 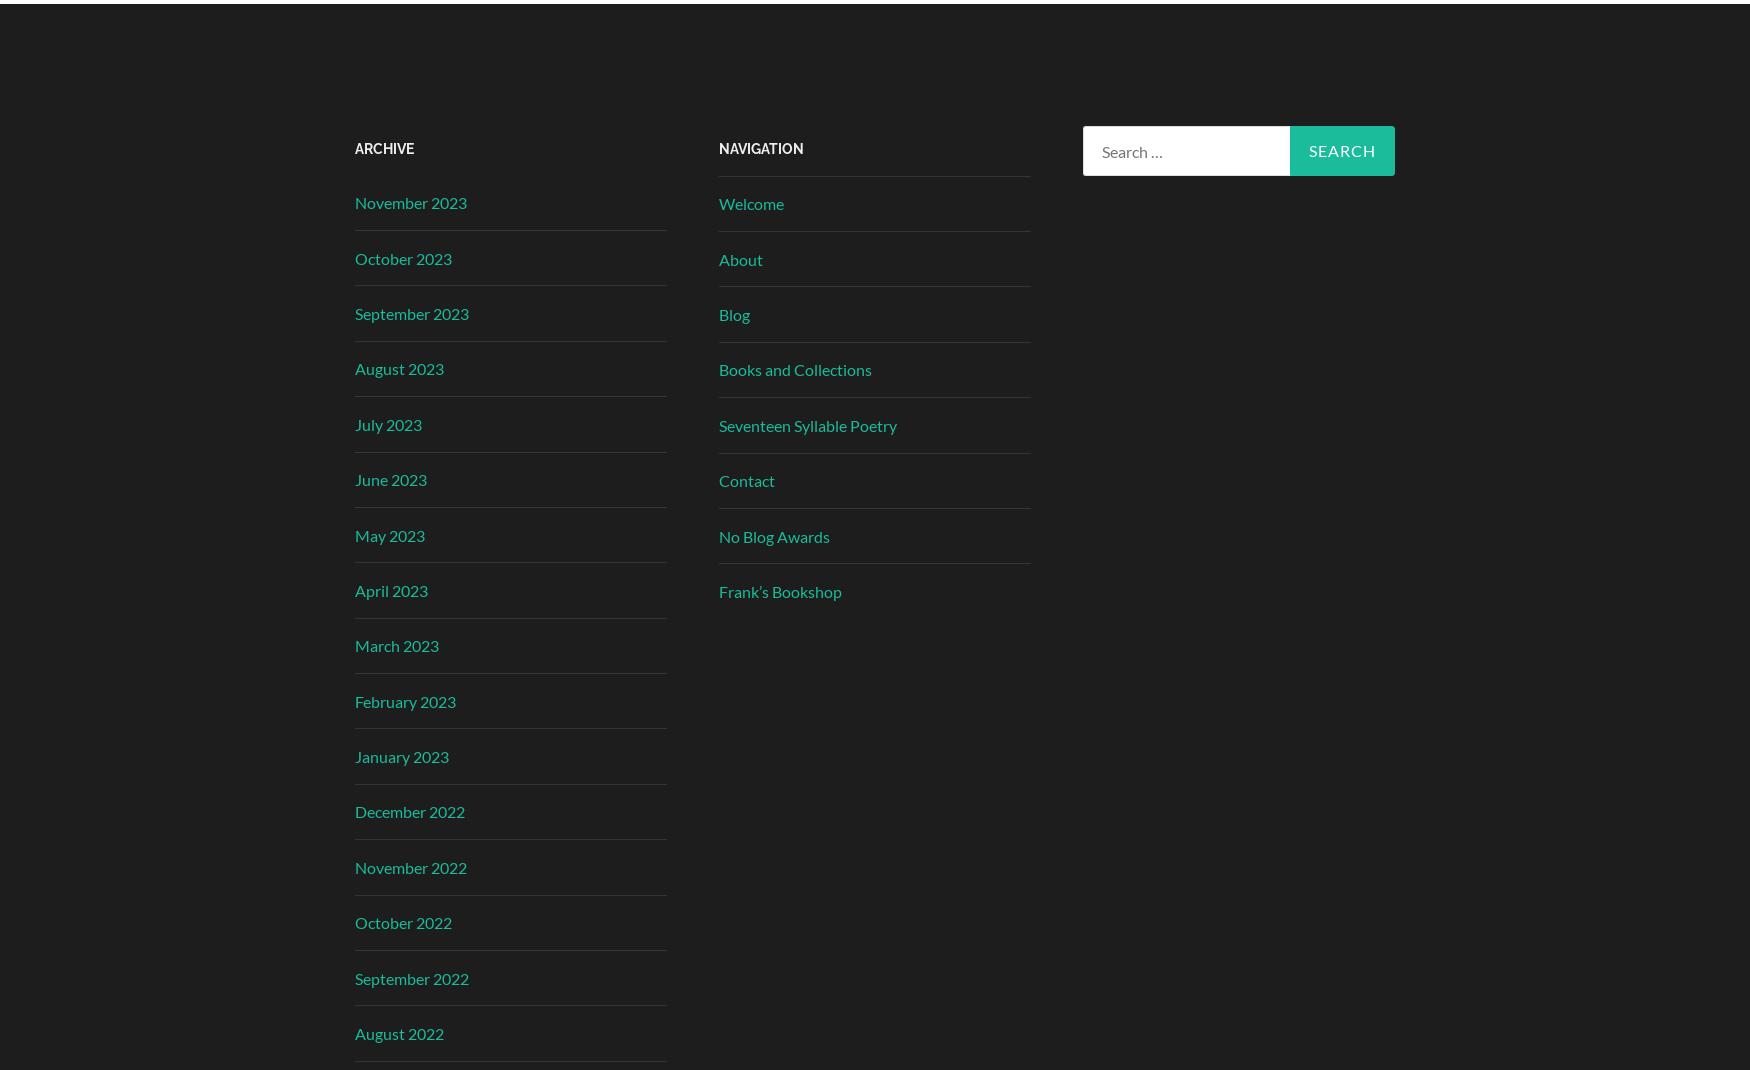 I want to click on 'August 2022', so click(x=398, y=1032).